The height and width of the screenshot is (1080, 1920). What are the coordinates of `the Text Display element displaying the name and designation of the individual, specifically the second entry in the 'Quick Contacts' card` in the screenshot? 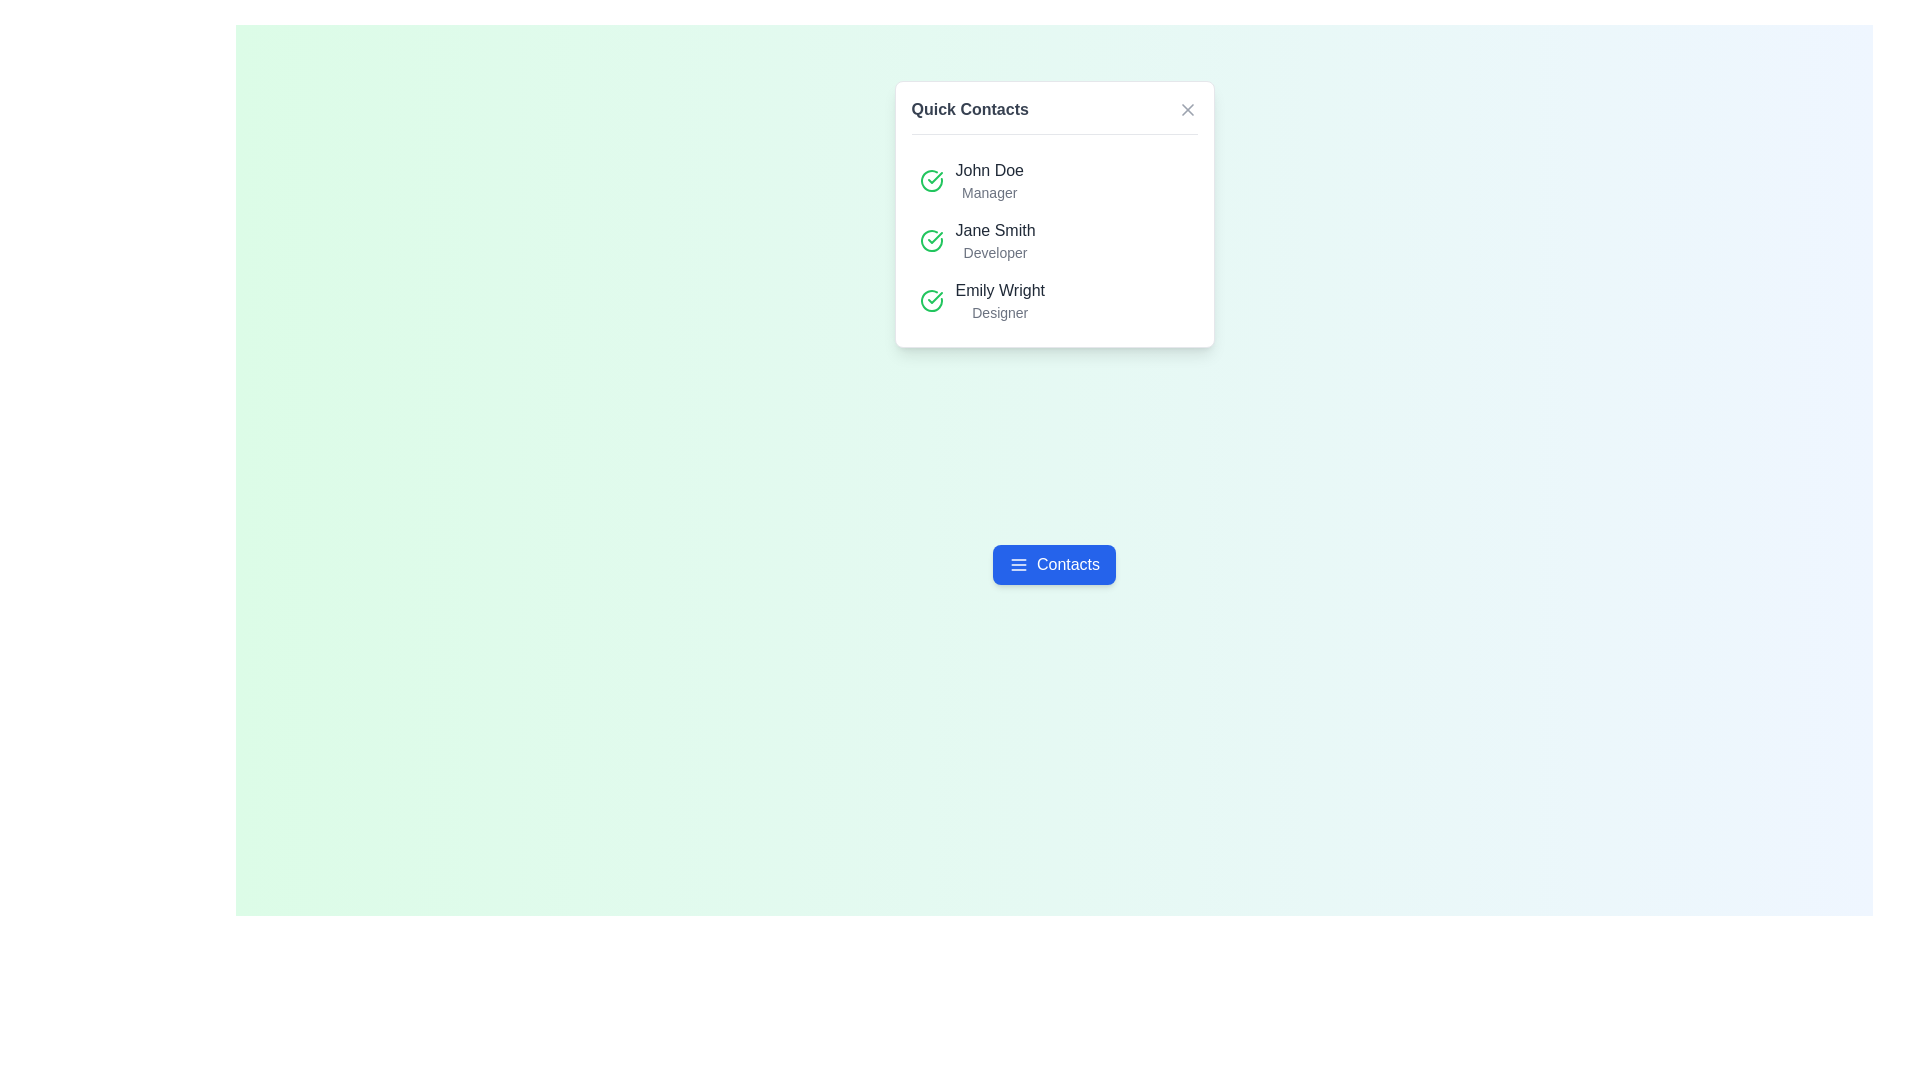 It's located at (995, 239).